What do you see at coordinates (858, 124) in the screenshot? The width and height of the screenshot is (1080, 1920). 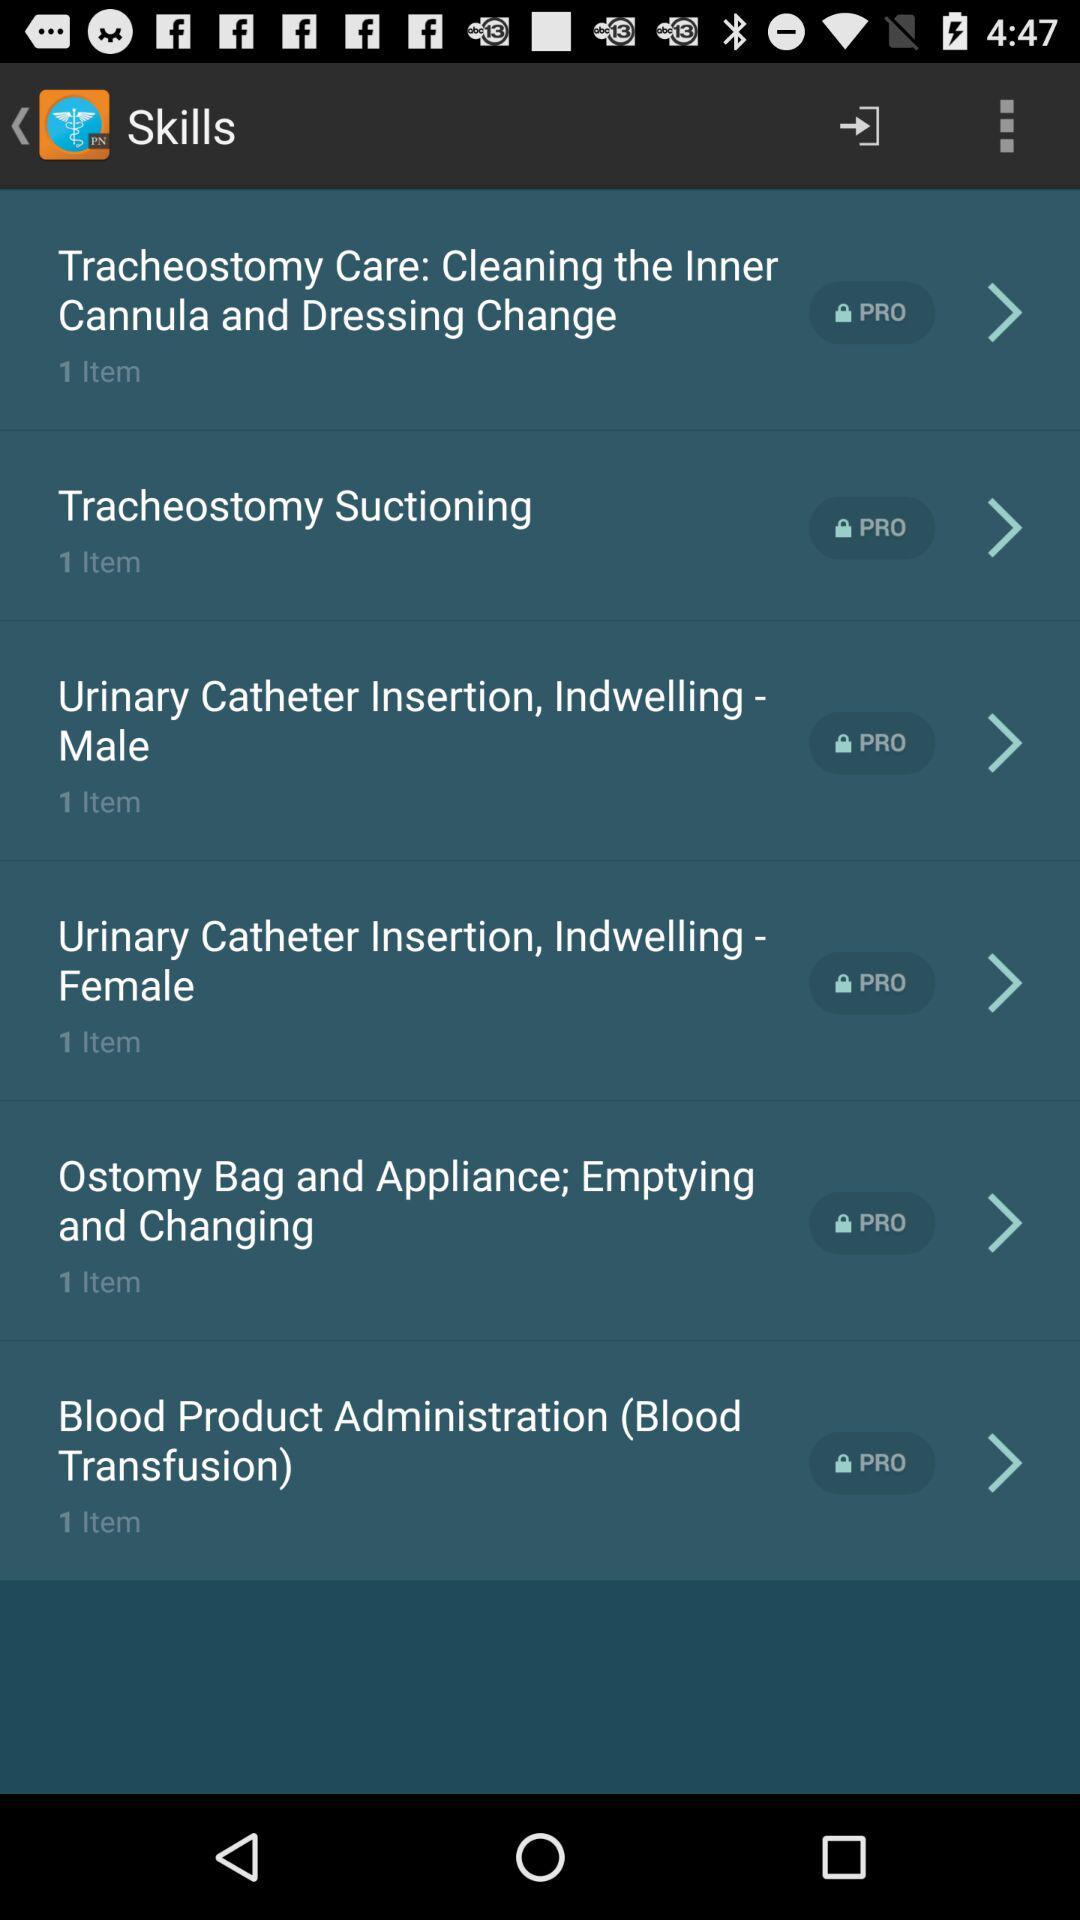 I see `the item next to the skills item` at bounding box center [858, 124].